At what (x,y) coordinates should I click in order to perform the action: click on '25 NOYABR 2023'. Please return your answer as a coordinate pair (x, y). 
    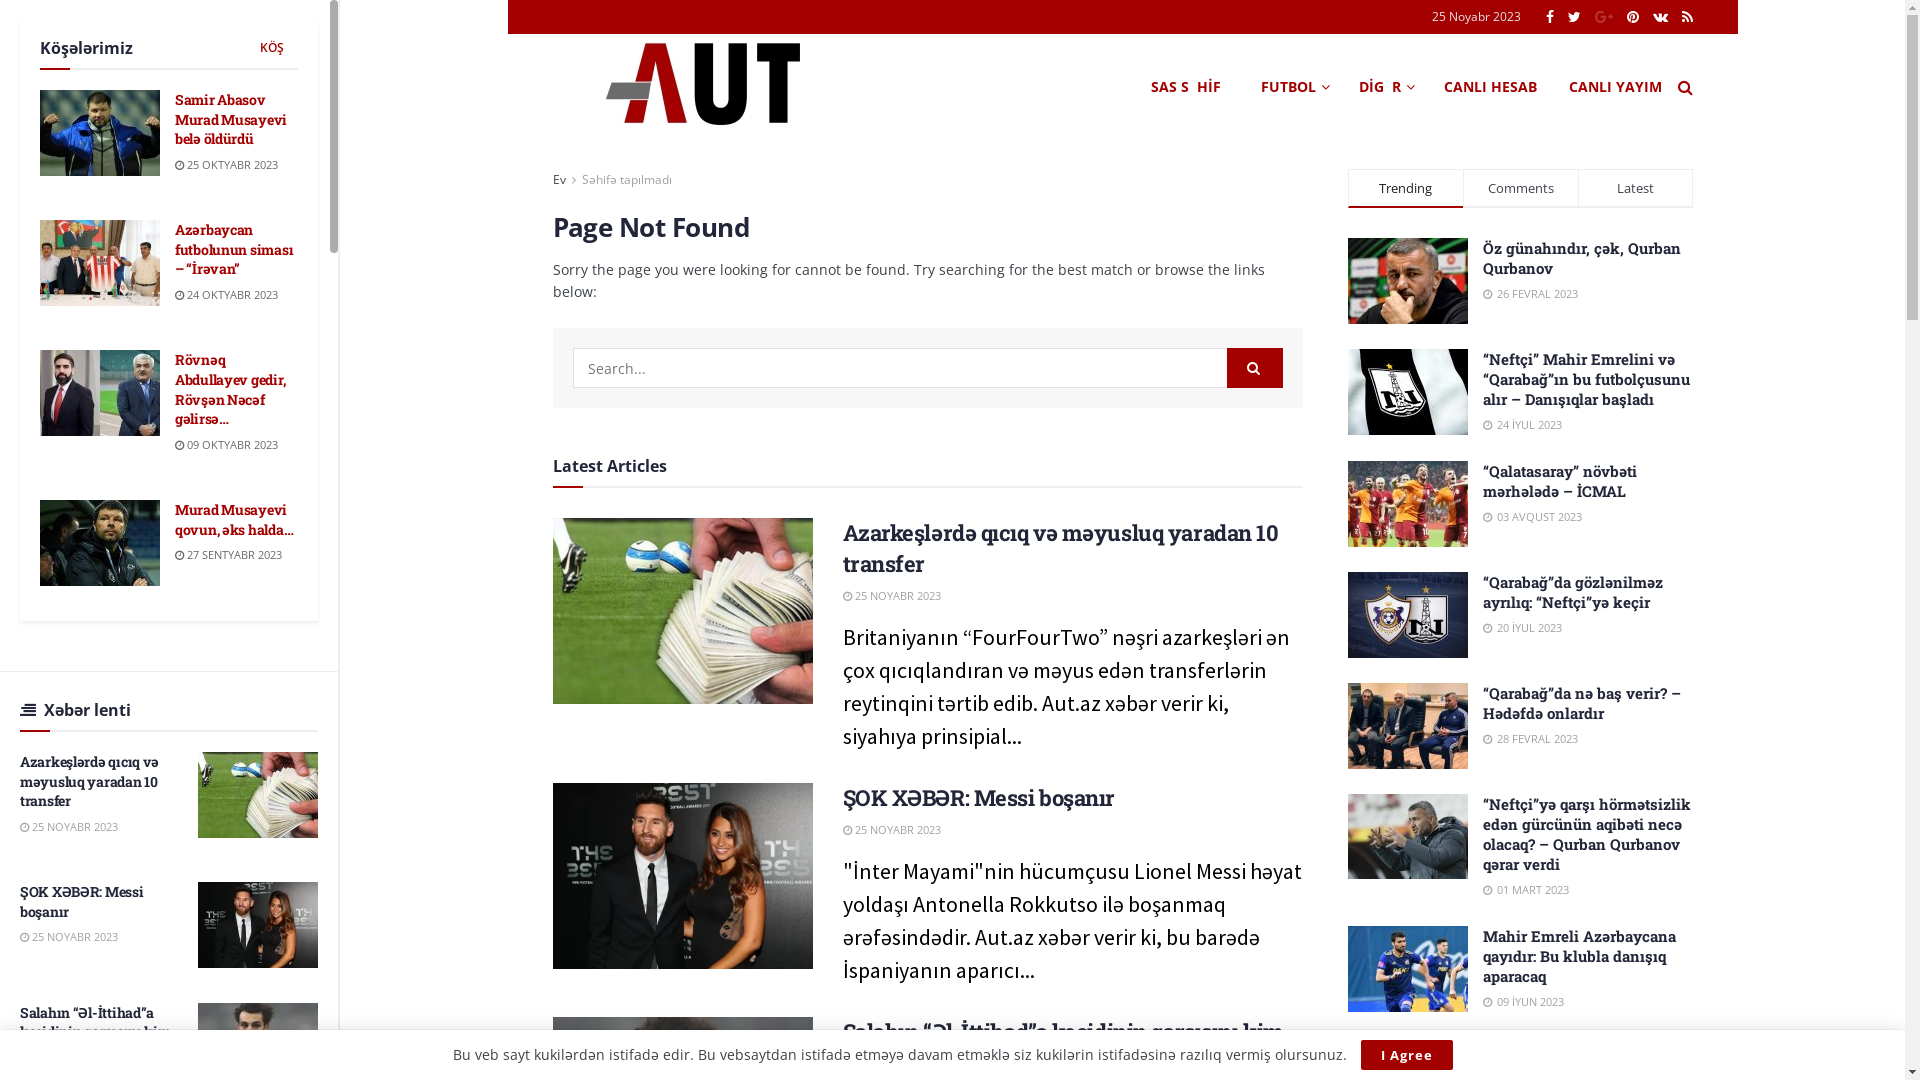
    Looking at the image, I should click on (68, 826).